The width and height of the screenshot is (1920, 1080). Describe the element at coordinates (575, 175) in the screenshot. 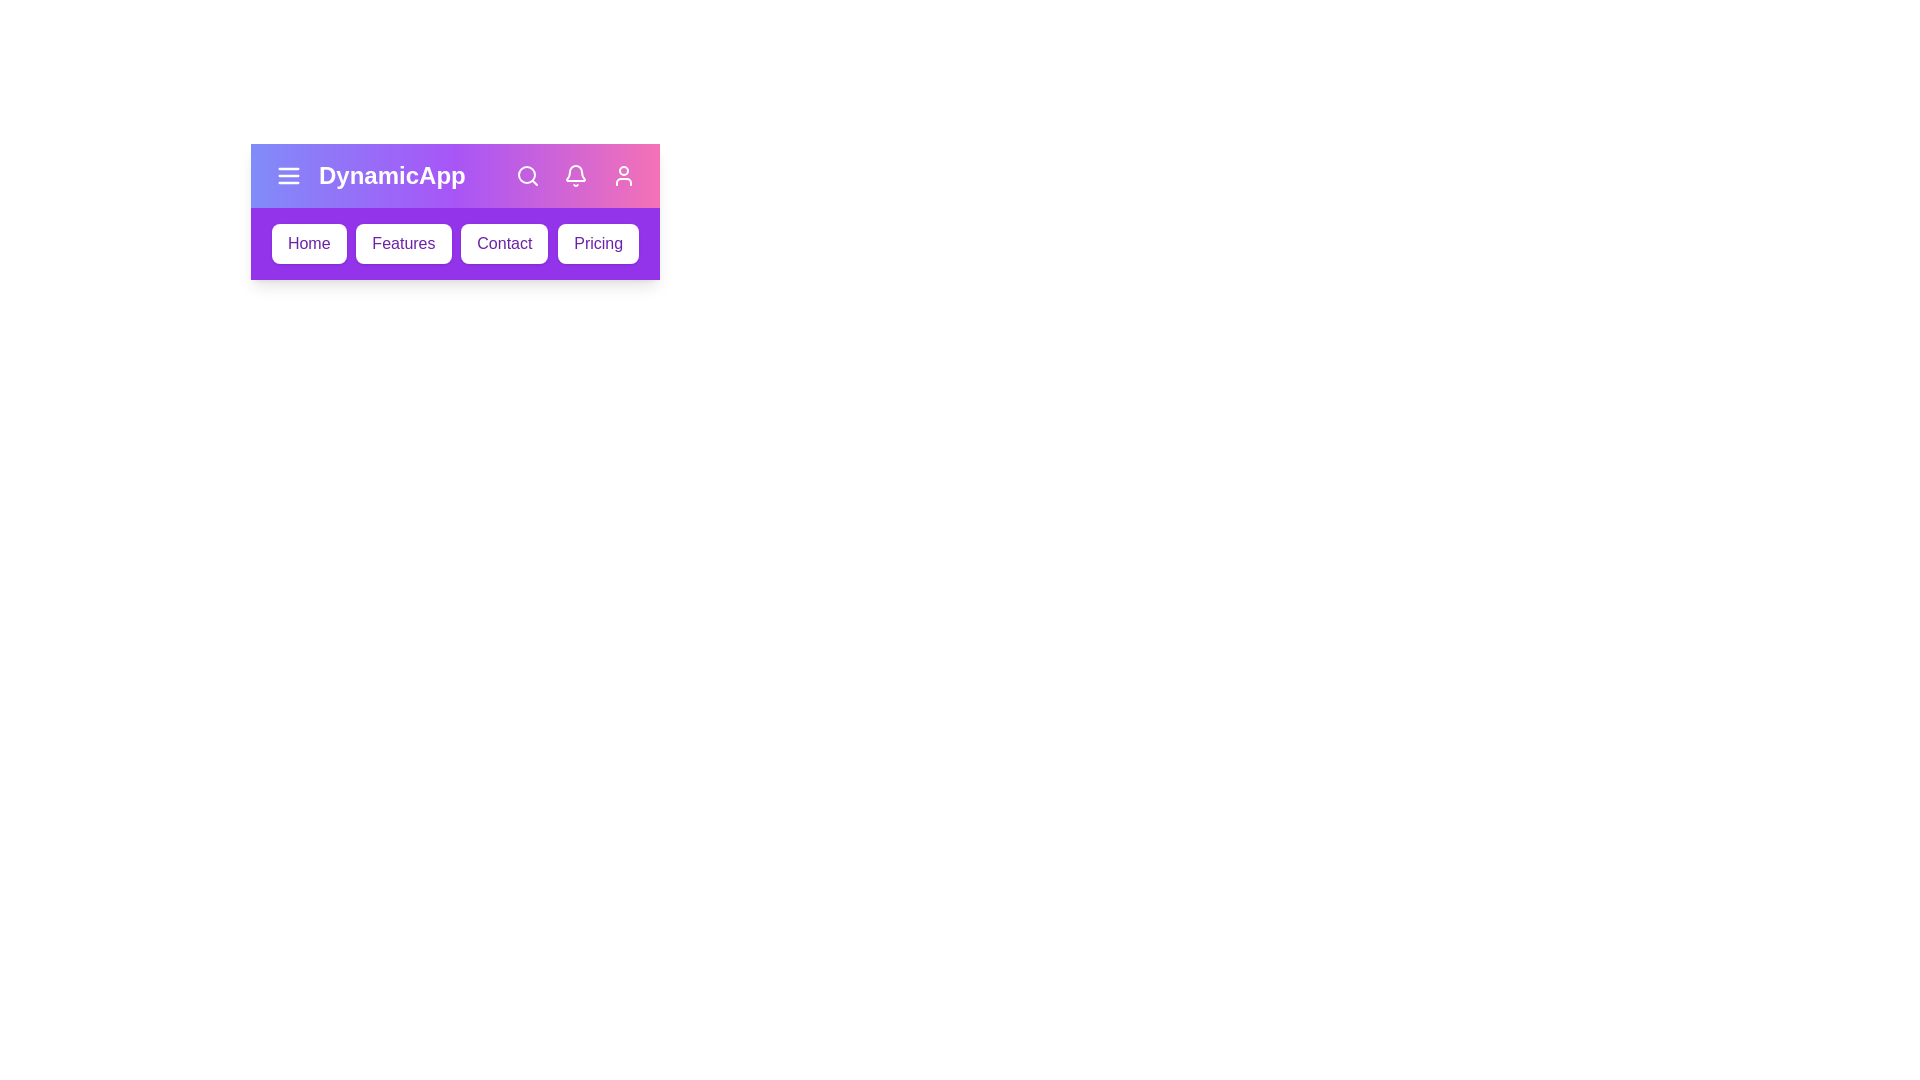

I see `the bell icon to open the notifications panel` at that location.